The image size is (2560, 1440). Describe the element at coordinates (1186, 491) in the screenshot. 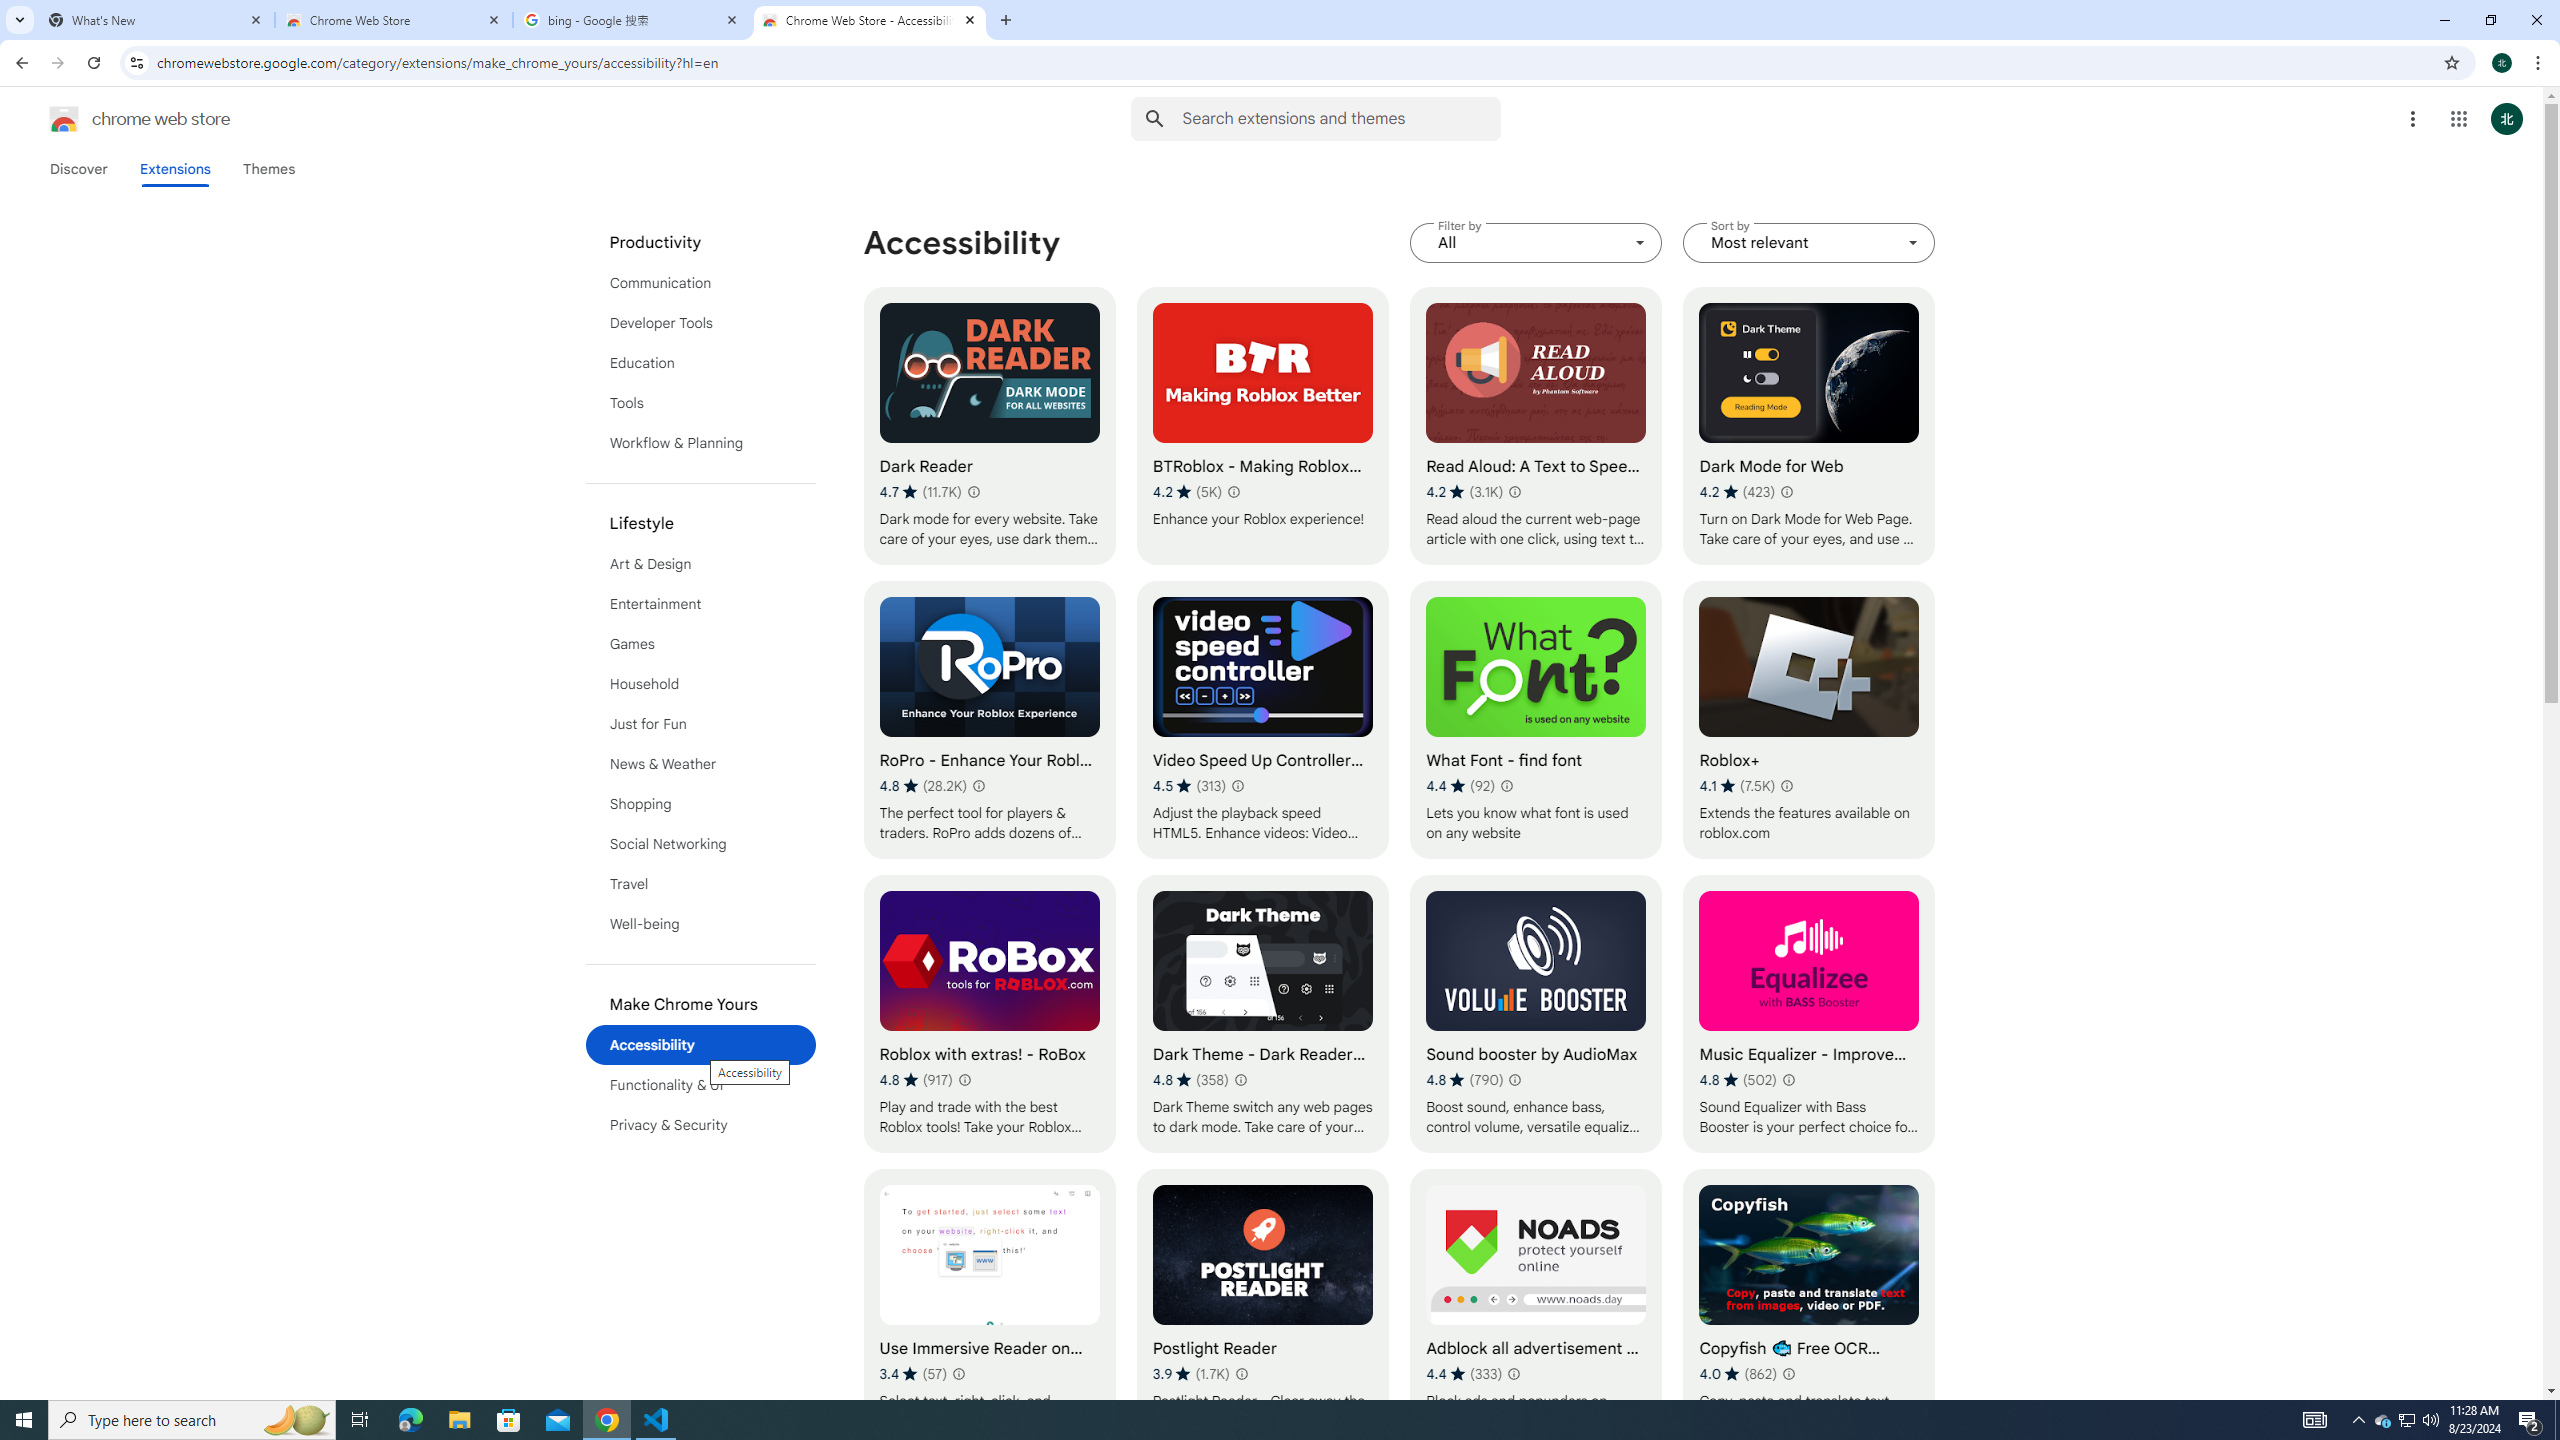

I see `'Average rating 4.2 out of 5 stars. 5K ratings.'` at that location.